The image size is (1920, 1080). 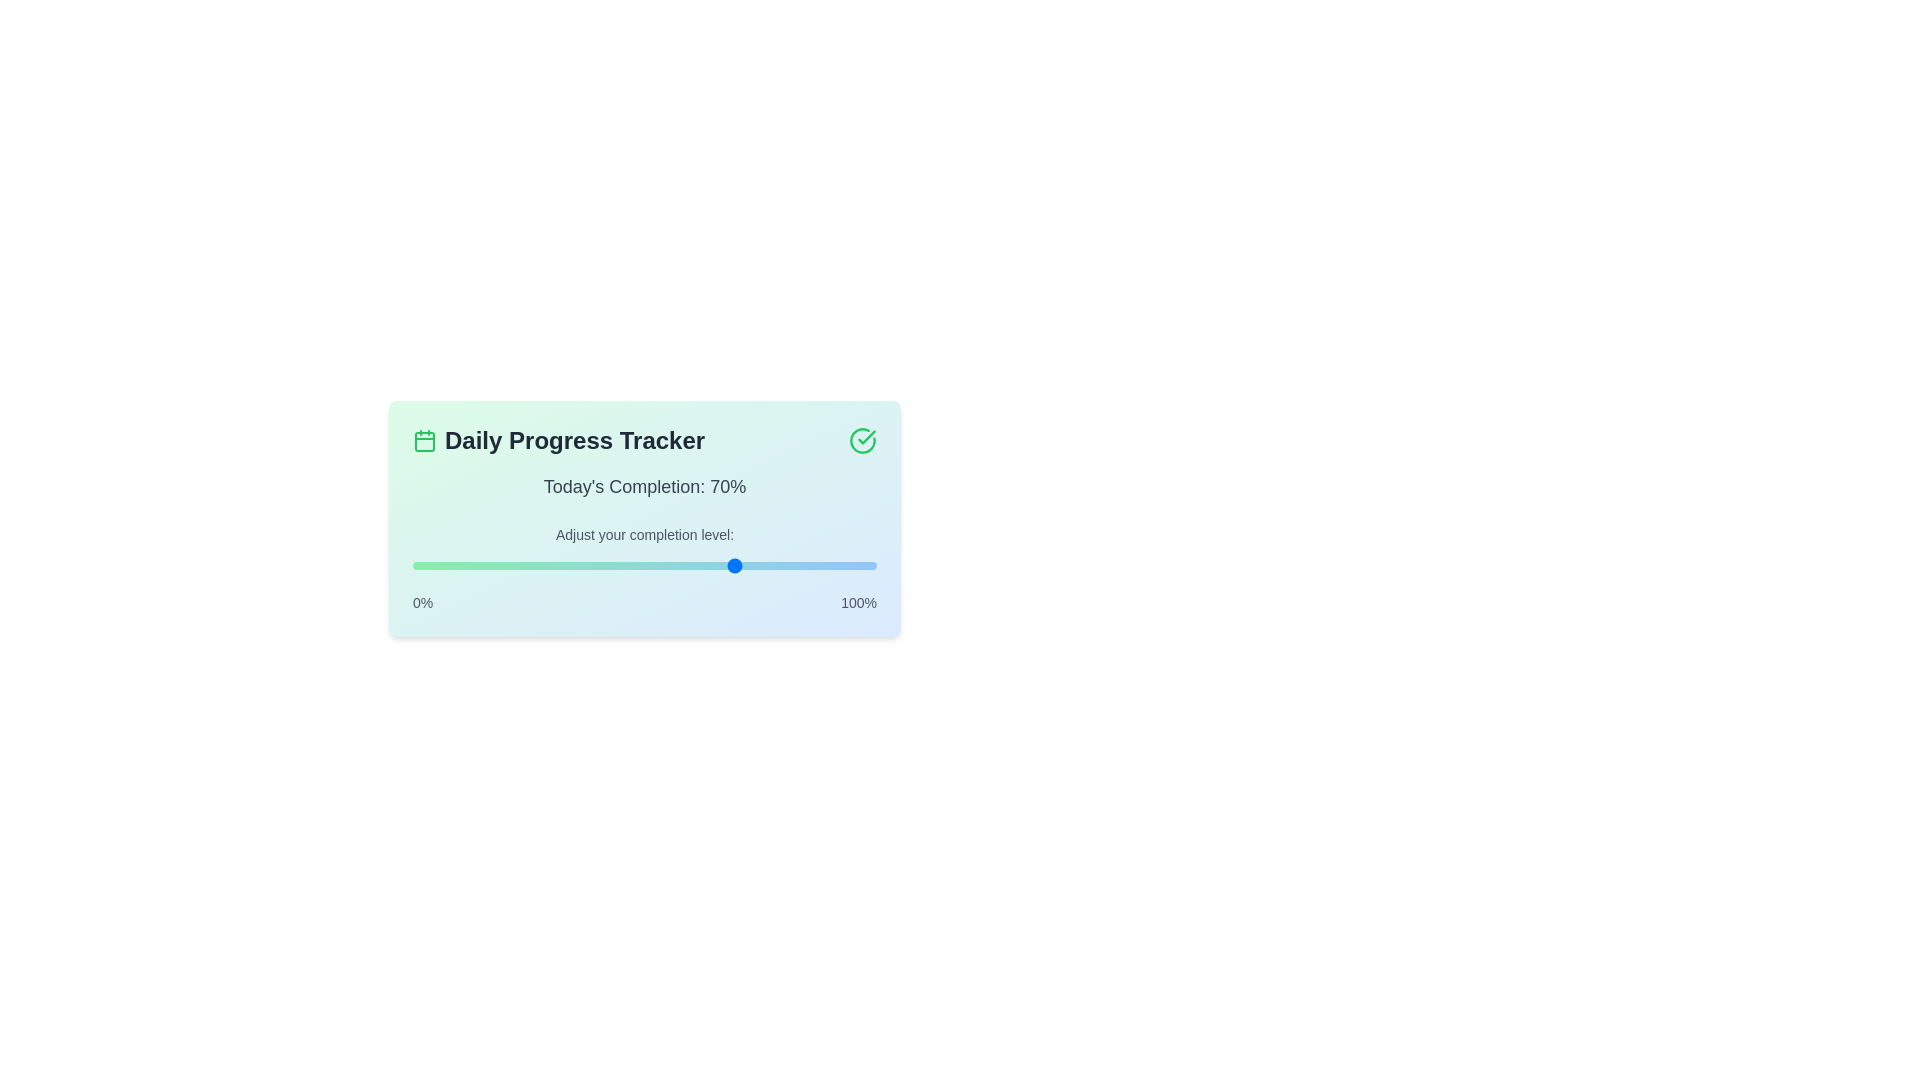 What do you see at coordinates (416, 566) in the screenshot?
I see `the progress level to 1%` at bounding box center [416, 566].